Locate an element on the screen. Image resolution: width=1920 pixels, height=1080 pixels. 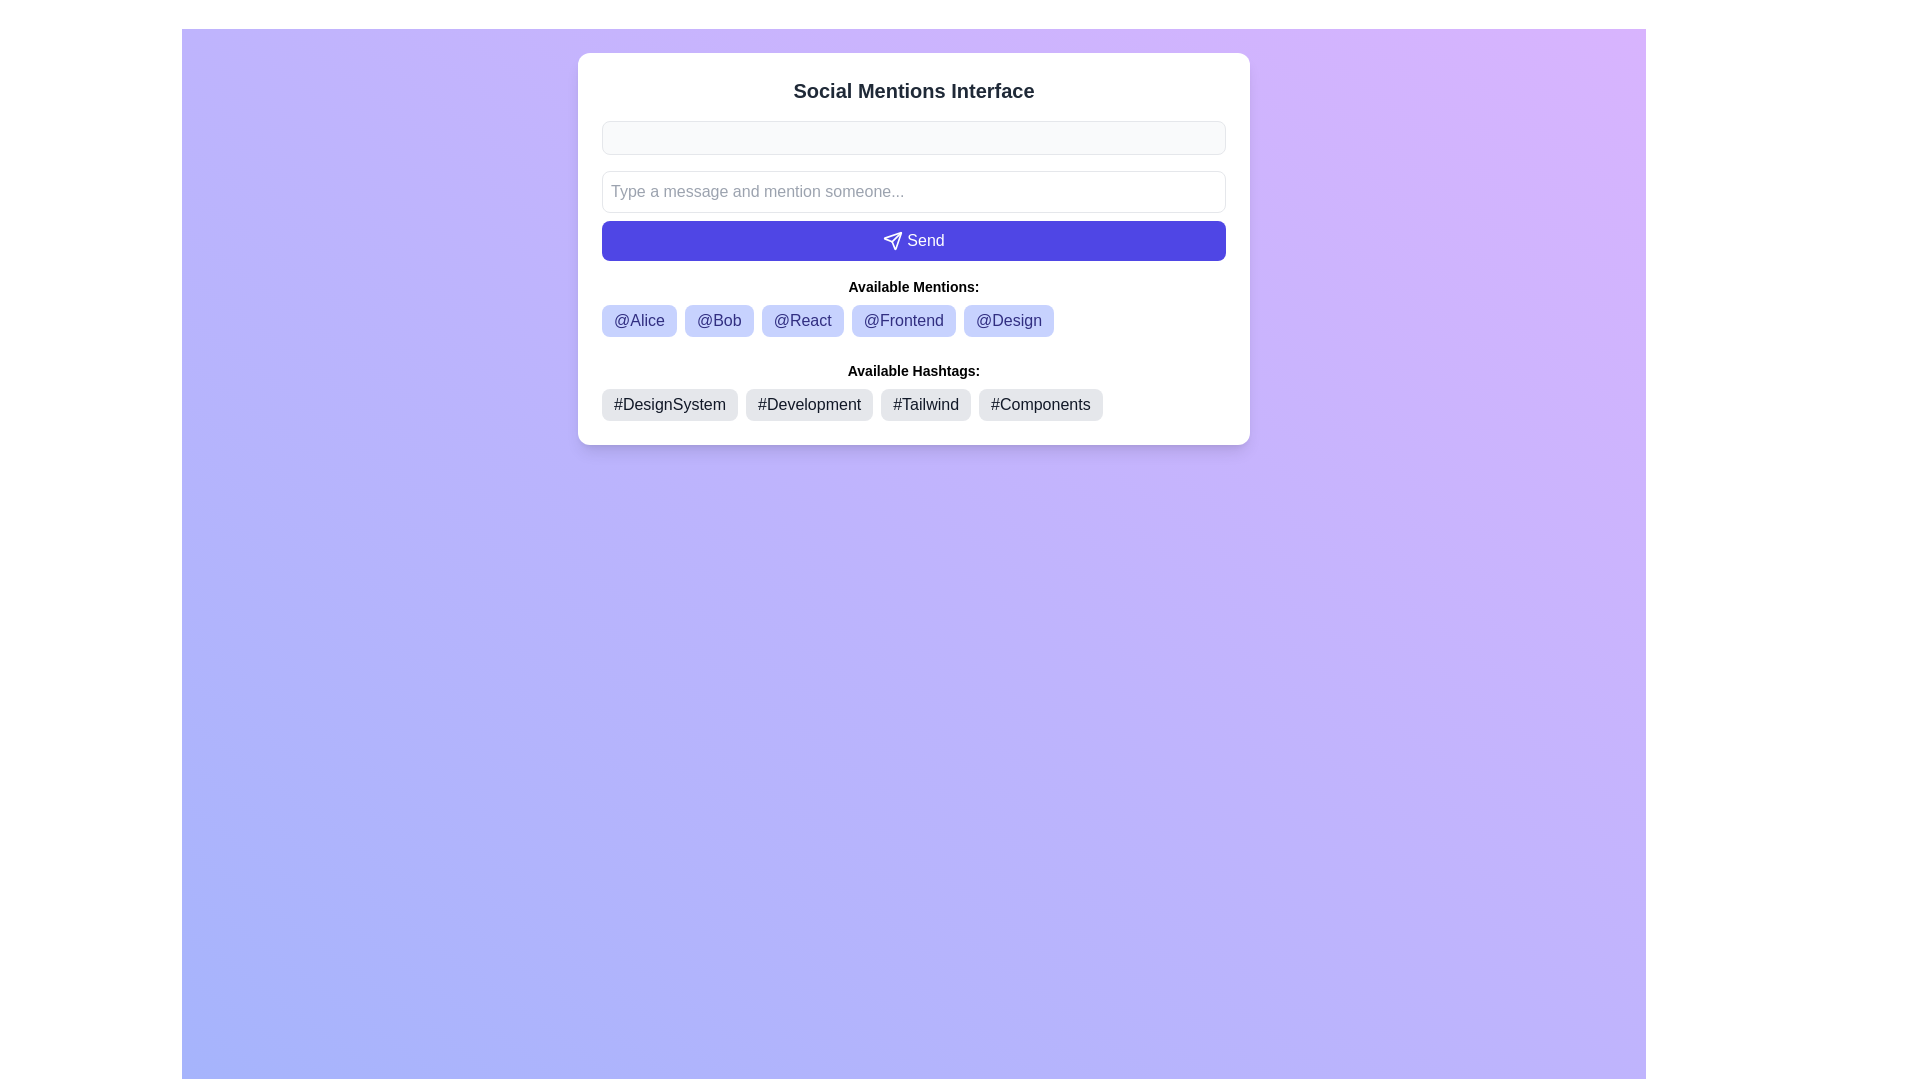
the selectable hashtag label representing 'Tailwind', which is the third item in a row of four hashtags displayed below the 'Available Hashtags:' heading is located at coordinates (925, 405).